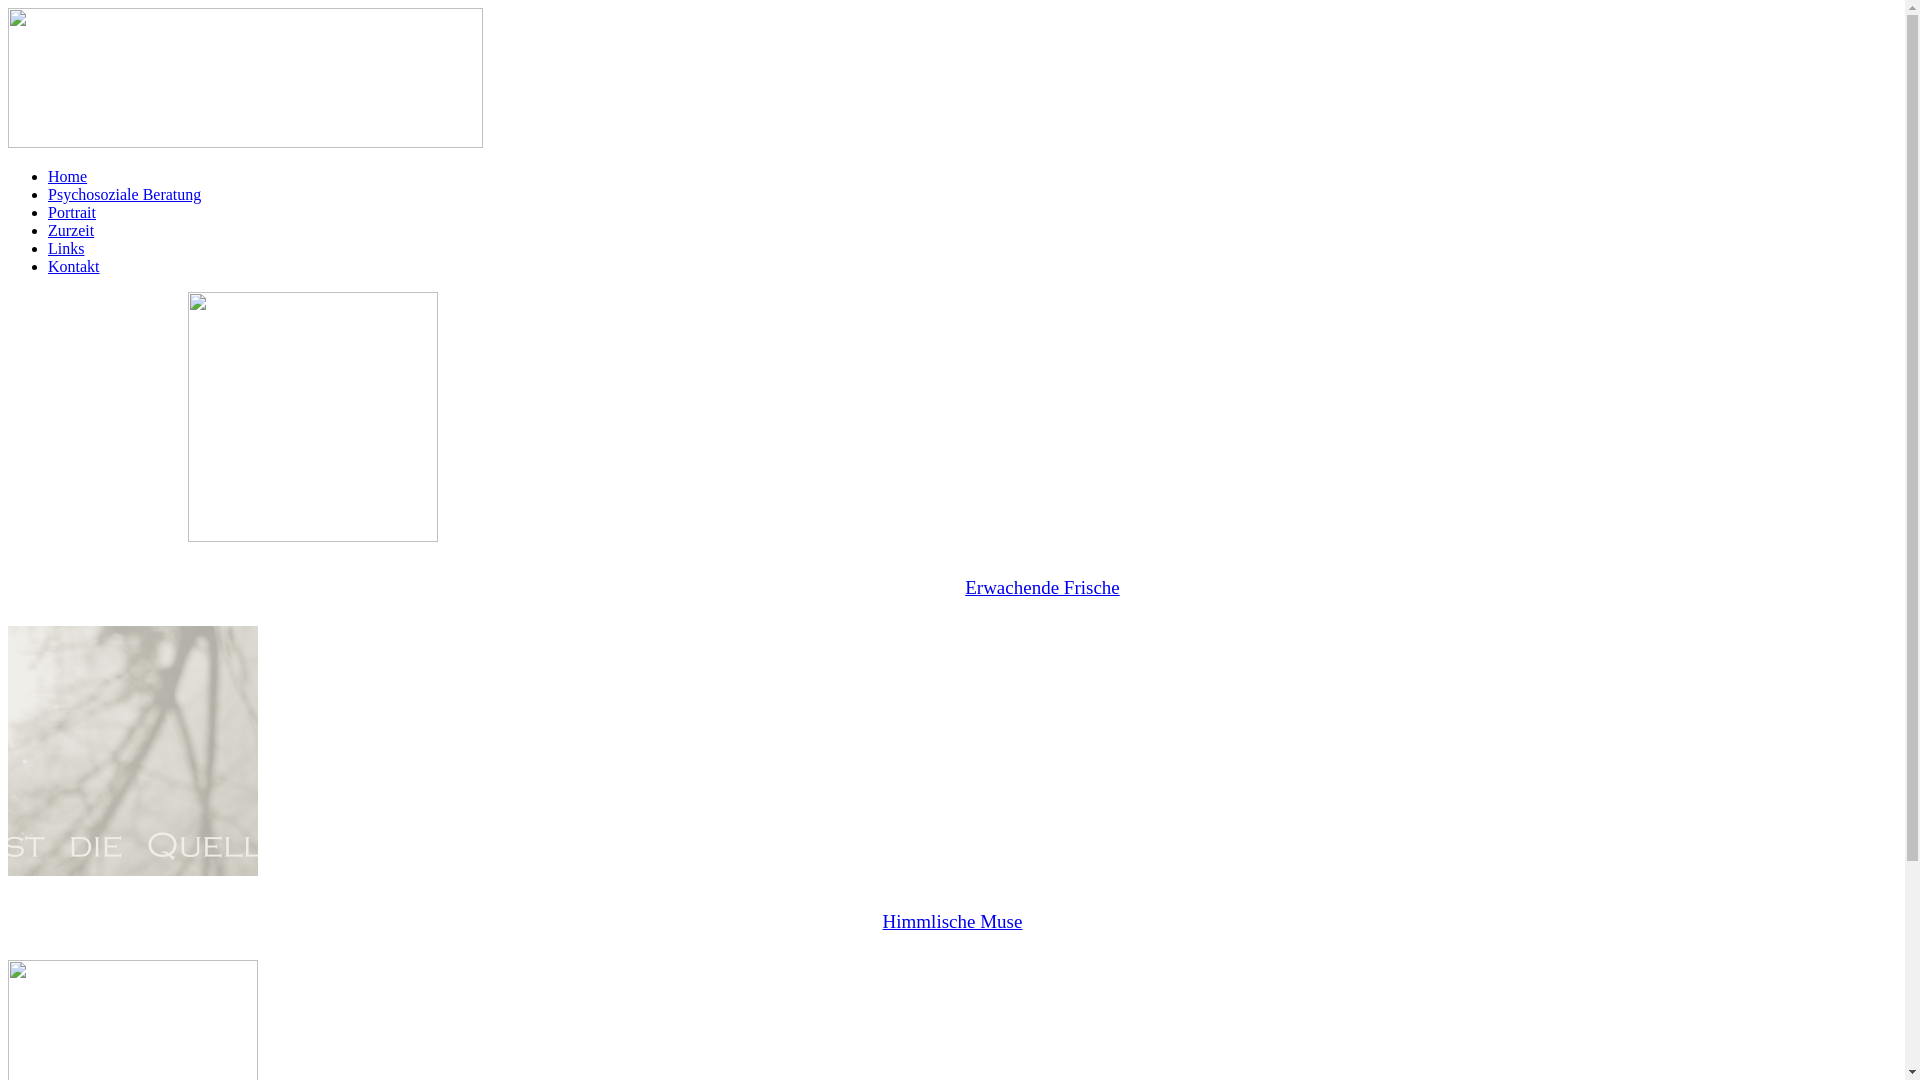 Image resolution: width=1920 pixels, height=1080 pixels. I want to click on 'Portrait', so click(48, 212).